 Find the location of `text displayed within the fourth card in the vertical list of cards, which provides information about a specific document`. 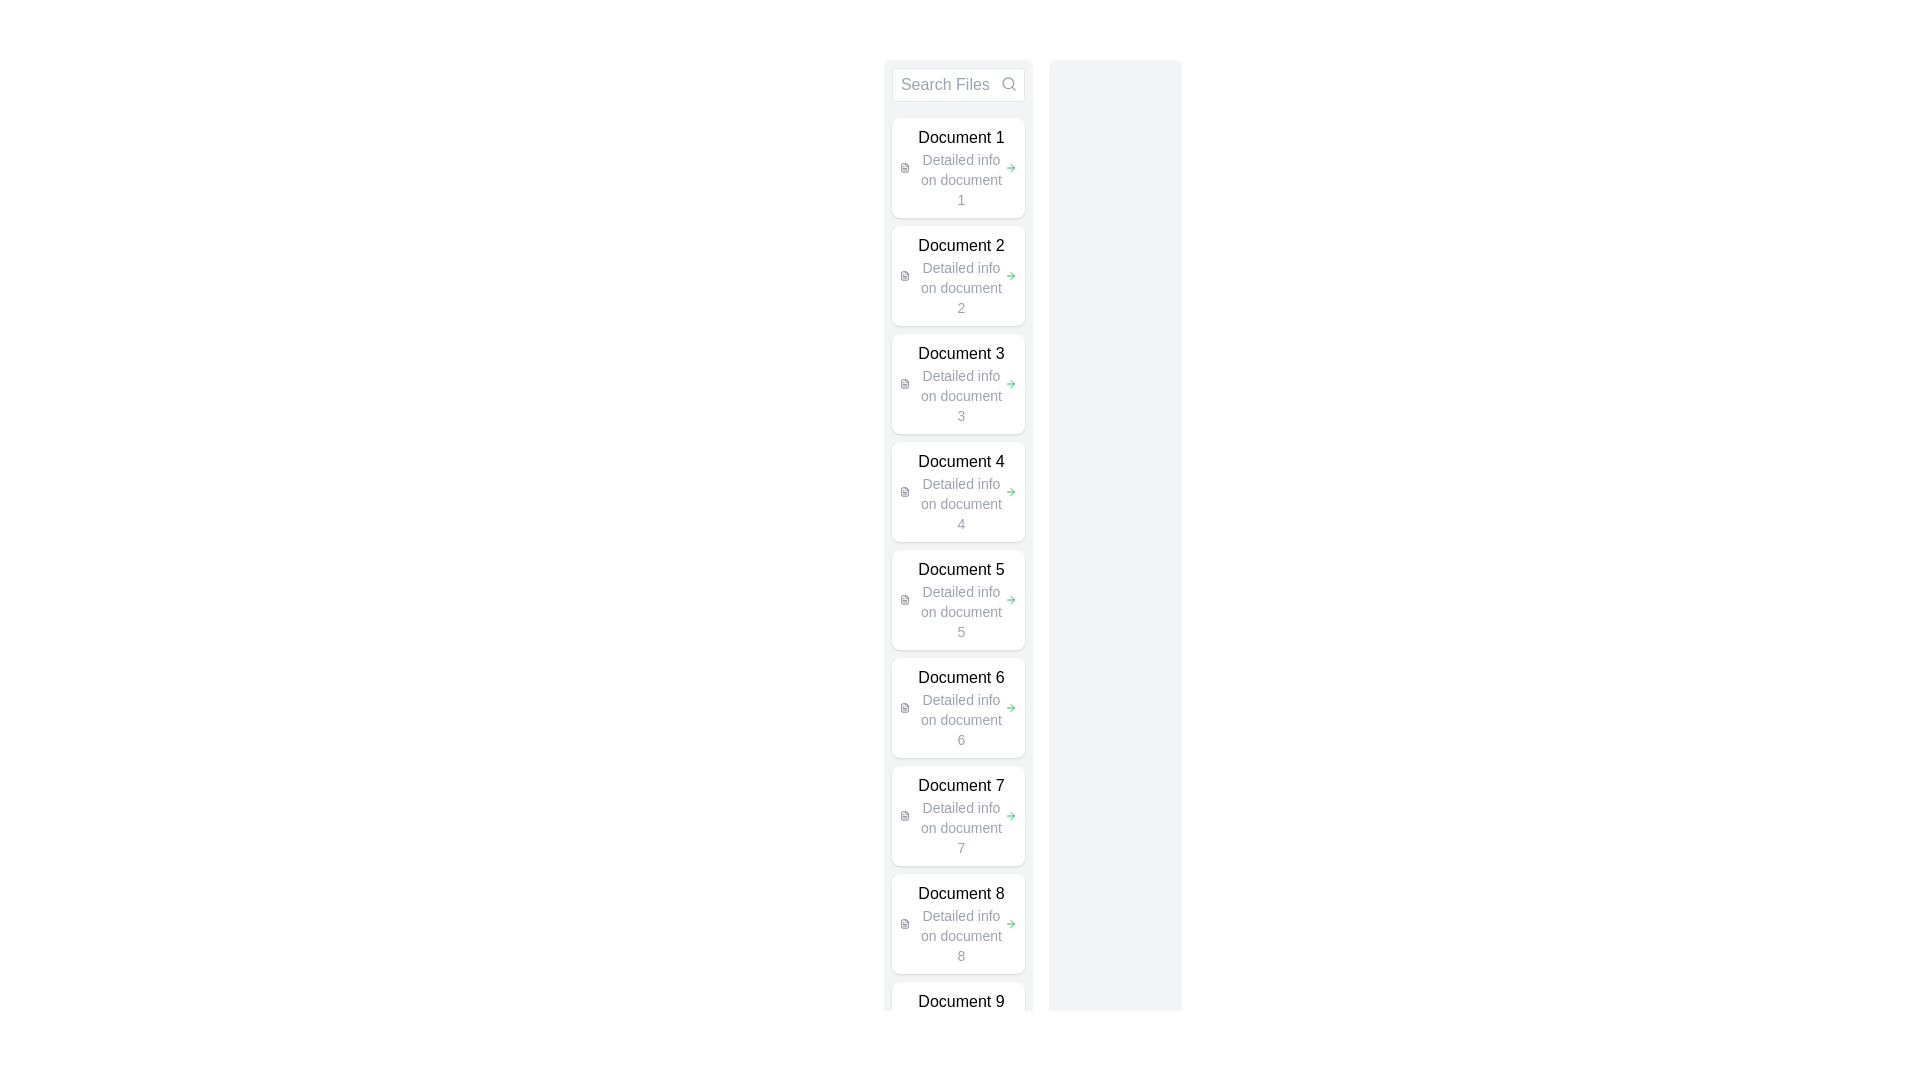

text displayed within the fourth card in the vertical list of cards, which provides information about a specific document is located at coordinates (961, 492).